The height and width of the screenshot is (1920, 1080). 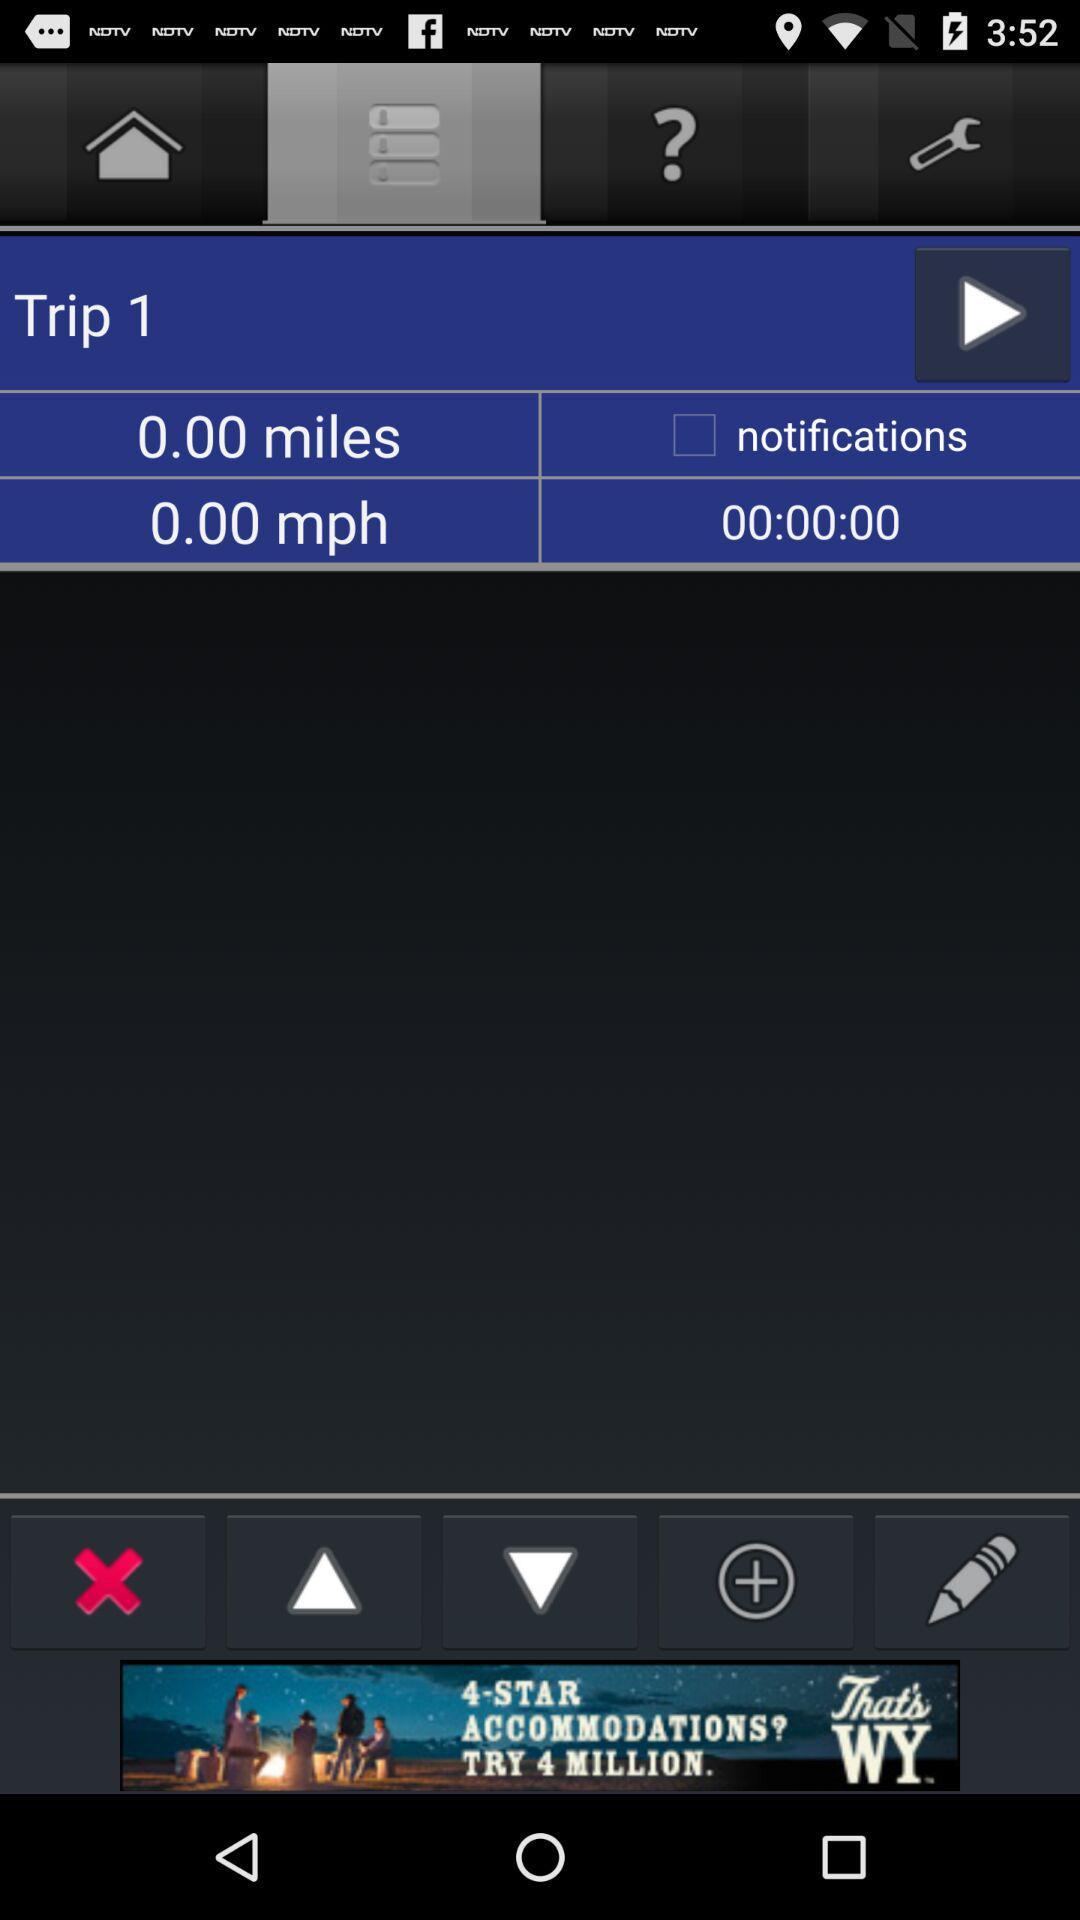 What do you see at coordinates (756, 1690) in the screenshot?
I see `the add icon` at bounding box center [756, 1690].